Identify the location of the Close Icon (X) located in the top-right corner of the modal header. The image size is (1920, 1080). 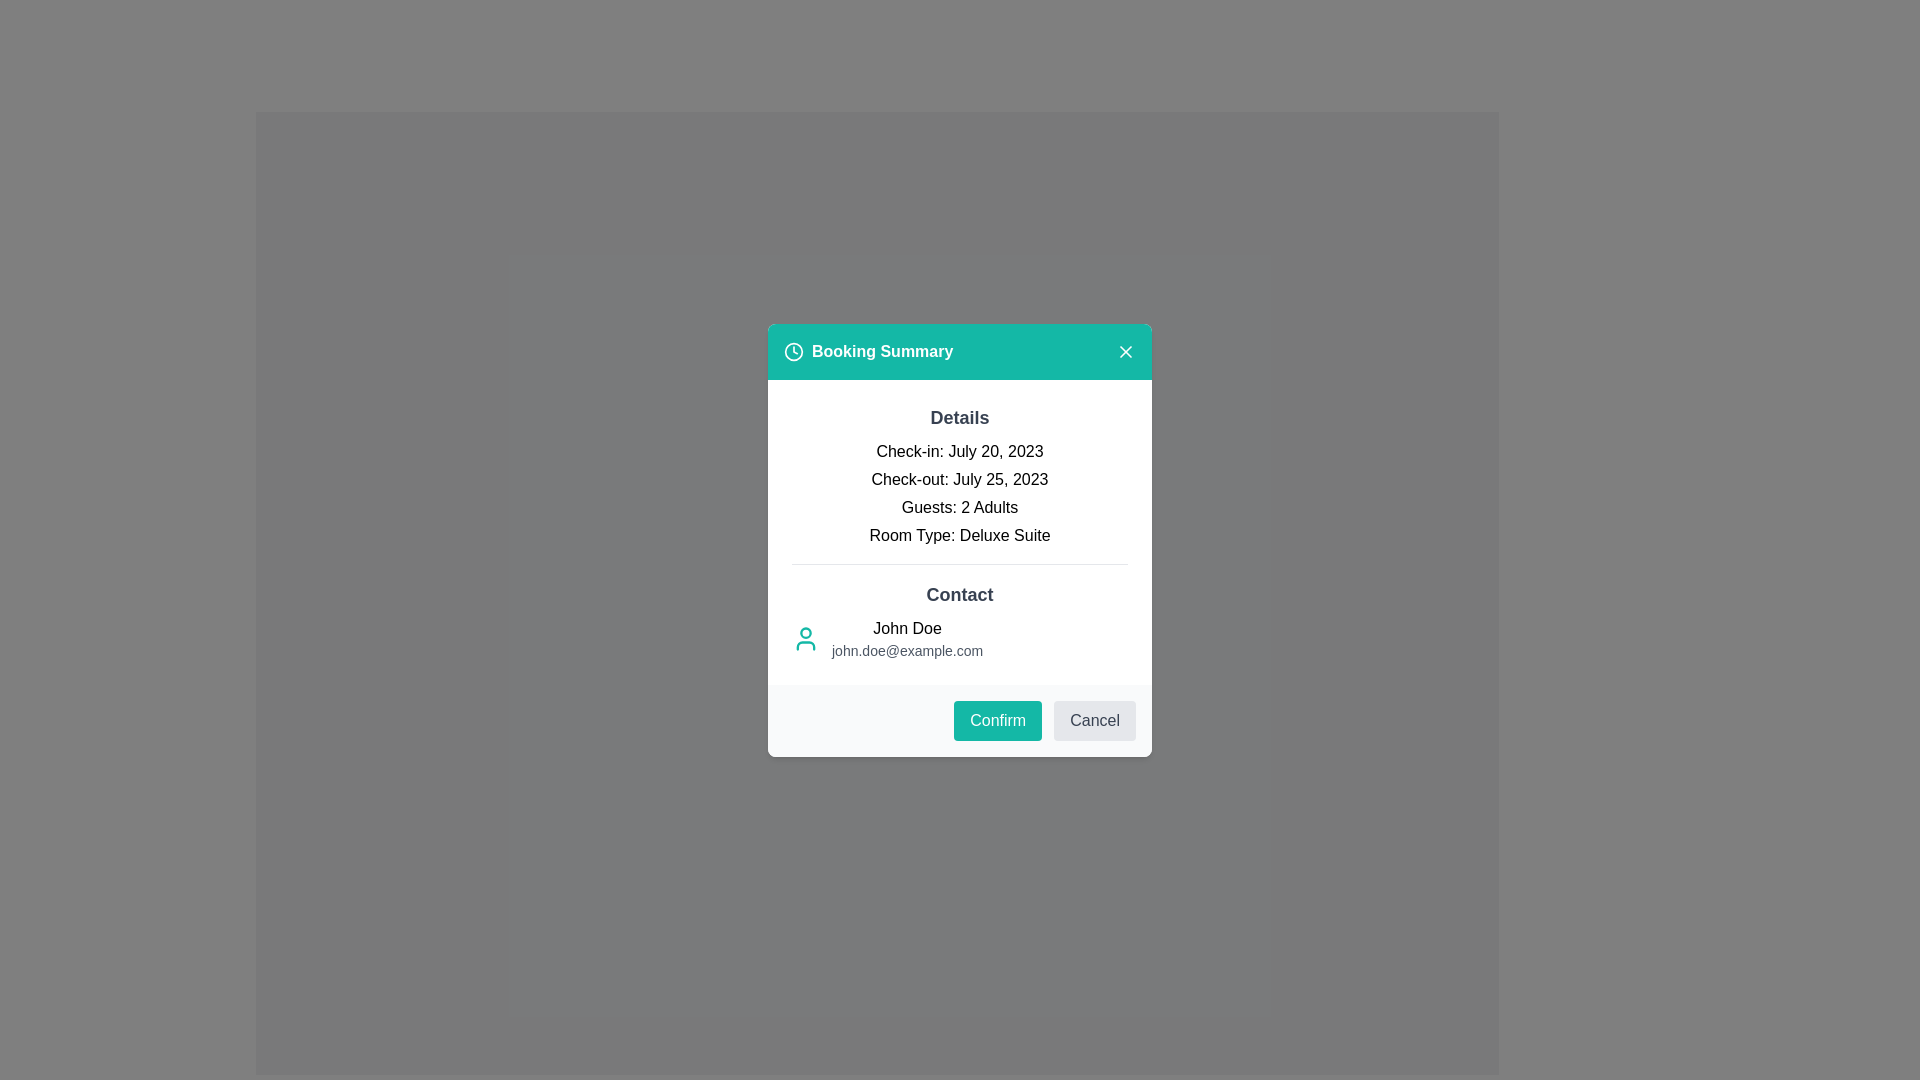
(1126, 350).